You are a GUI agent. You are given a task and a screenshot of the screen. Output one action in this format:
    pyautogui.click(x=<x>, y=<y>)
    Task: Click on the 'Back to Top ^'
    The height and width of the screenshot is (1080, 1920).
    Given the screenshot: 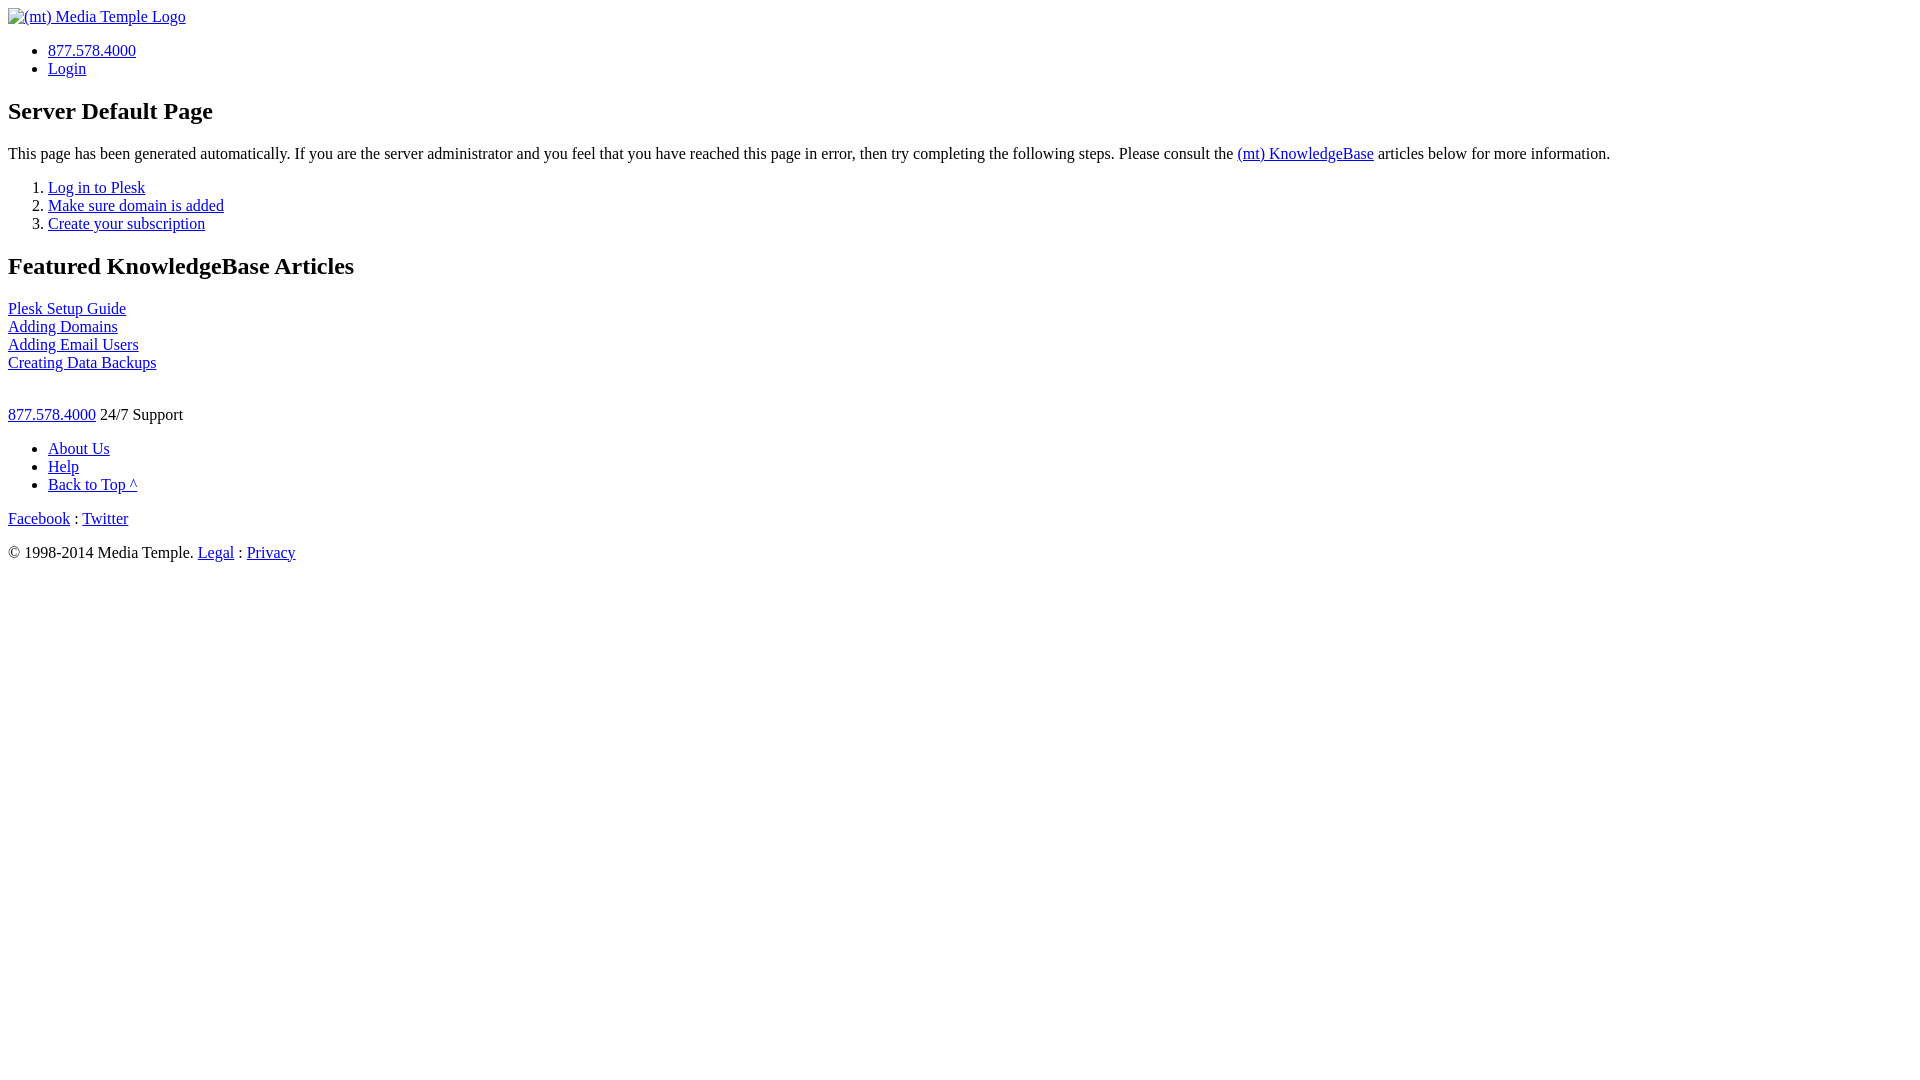 What is the action you would take?
    pyautogui.click(x=48, y=484)
    